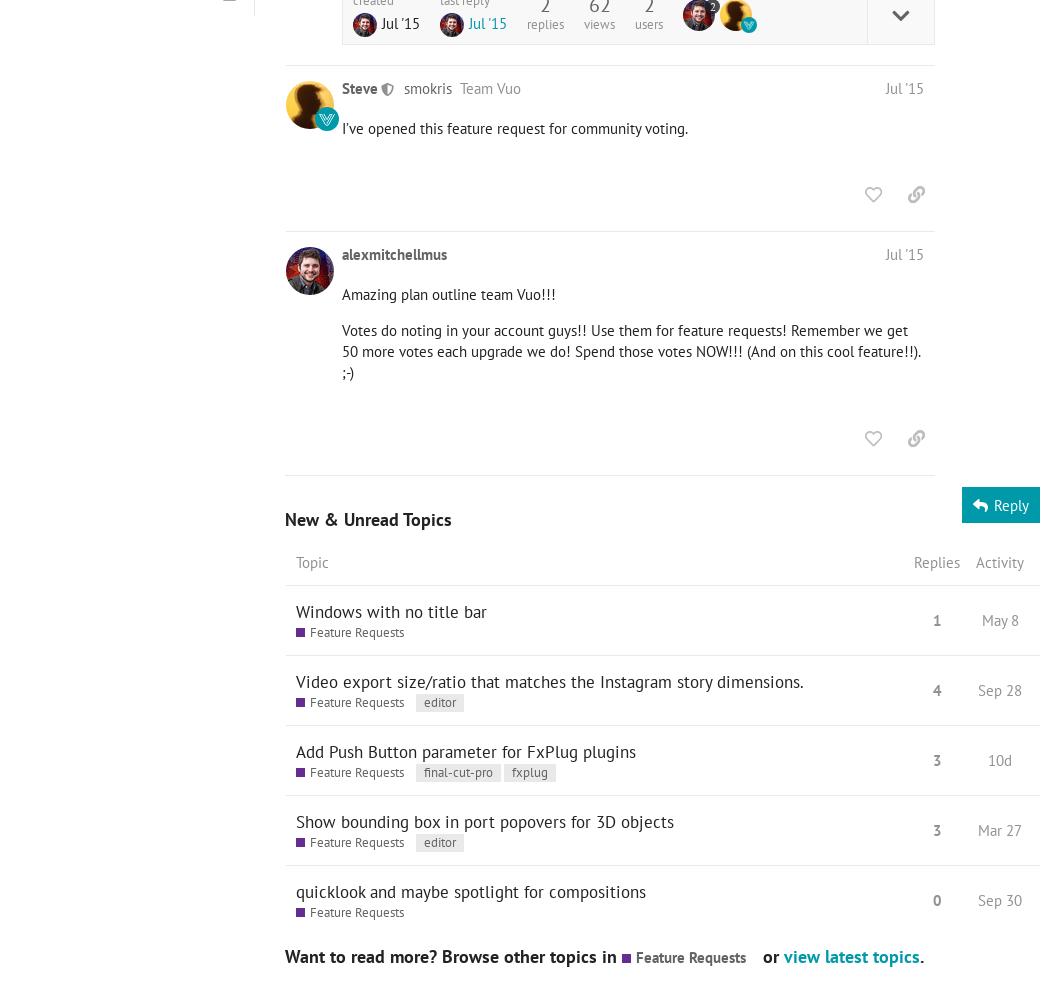  Describe the element at coordinates (1000, 900) in the screenshot. I see `'Sep 30'` at that location.